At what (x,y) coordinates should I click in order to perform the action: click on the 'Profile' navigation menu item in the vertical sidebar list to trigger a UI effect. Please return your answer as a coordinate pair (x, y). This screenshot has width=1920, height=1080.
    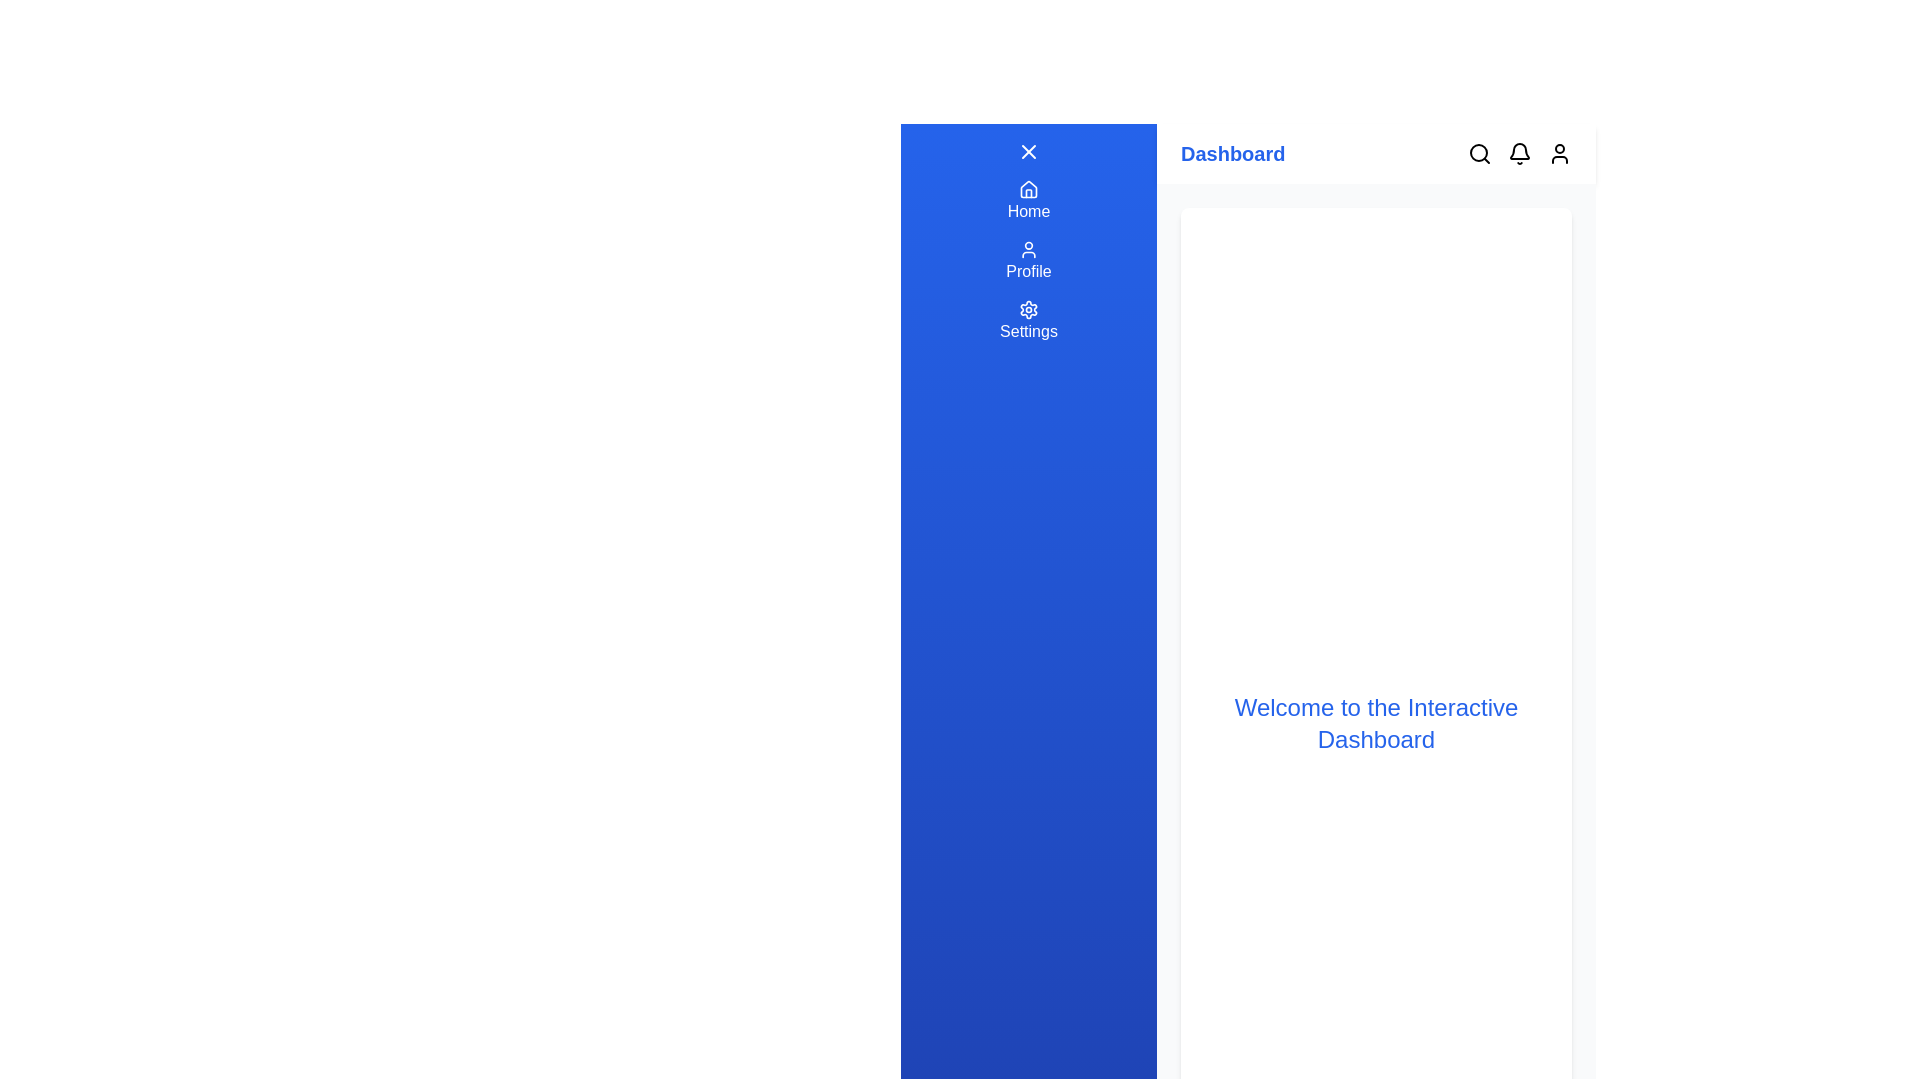
    Looking at the image, I should click on (1028, 261).